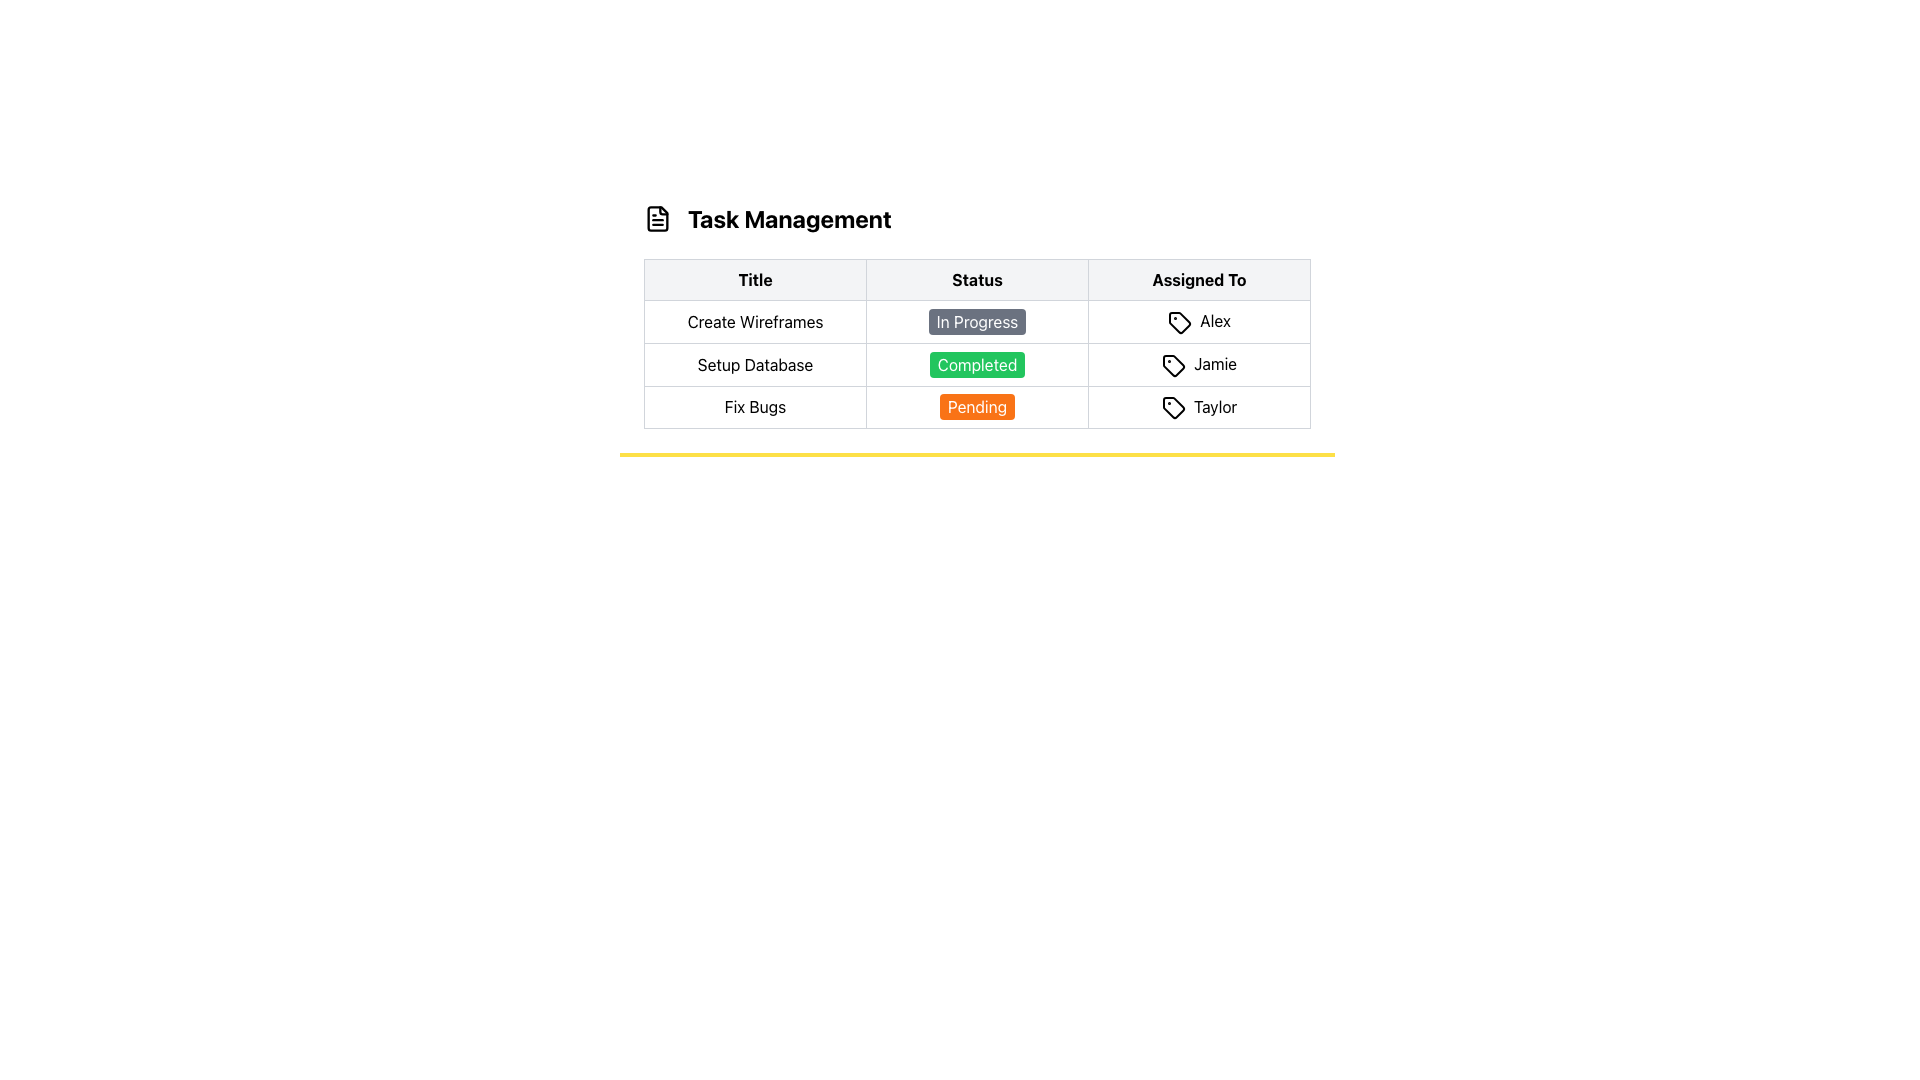  Describe the element at coordinates (977, 320) in the screenshot. I see `the Status indicator badge that indicates the task 'Create Wireframes' is 'In Progress', located in the first row of the 'Status' column in the 'Task Management' table` at that location.